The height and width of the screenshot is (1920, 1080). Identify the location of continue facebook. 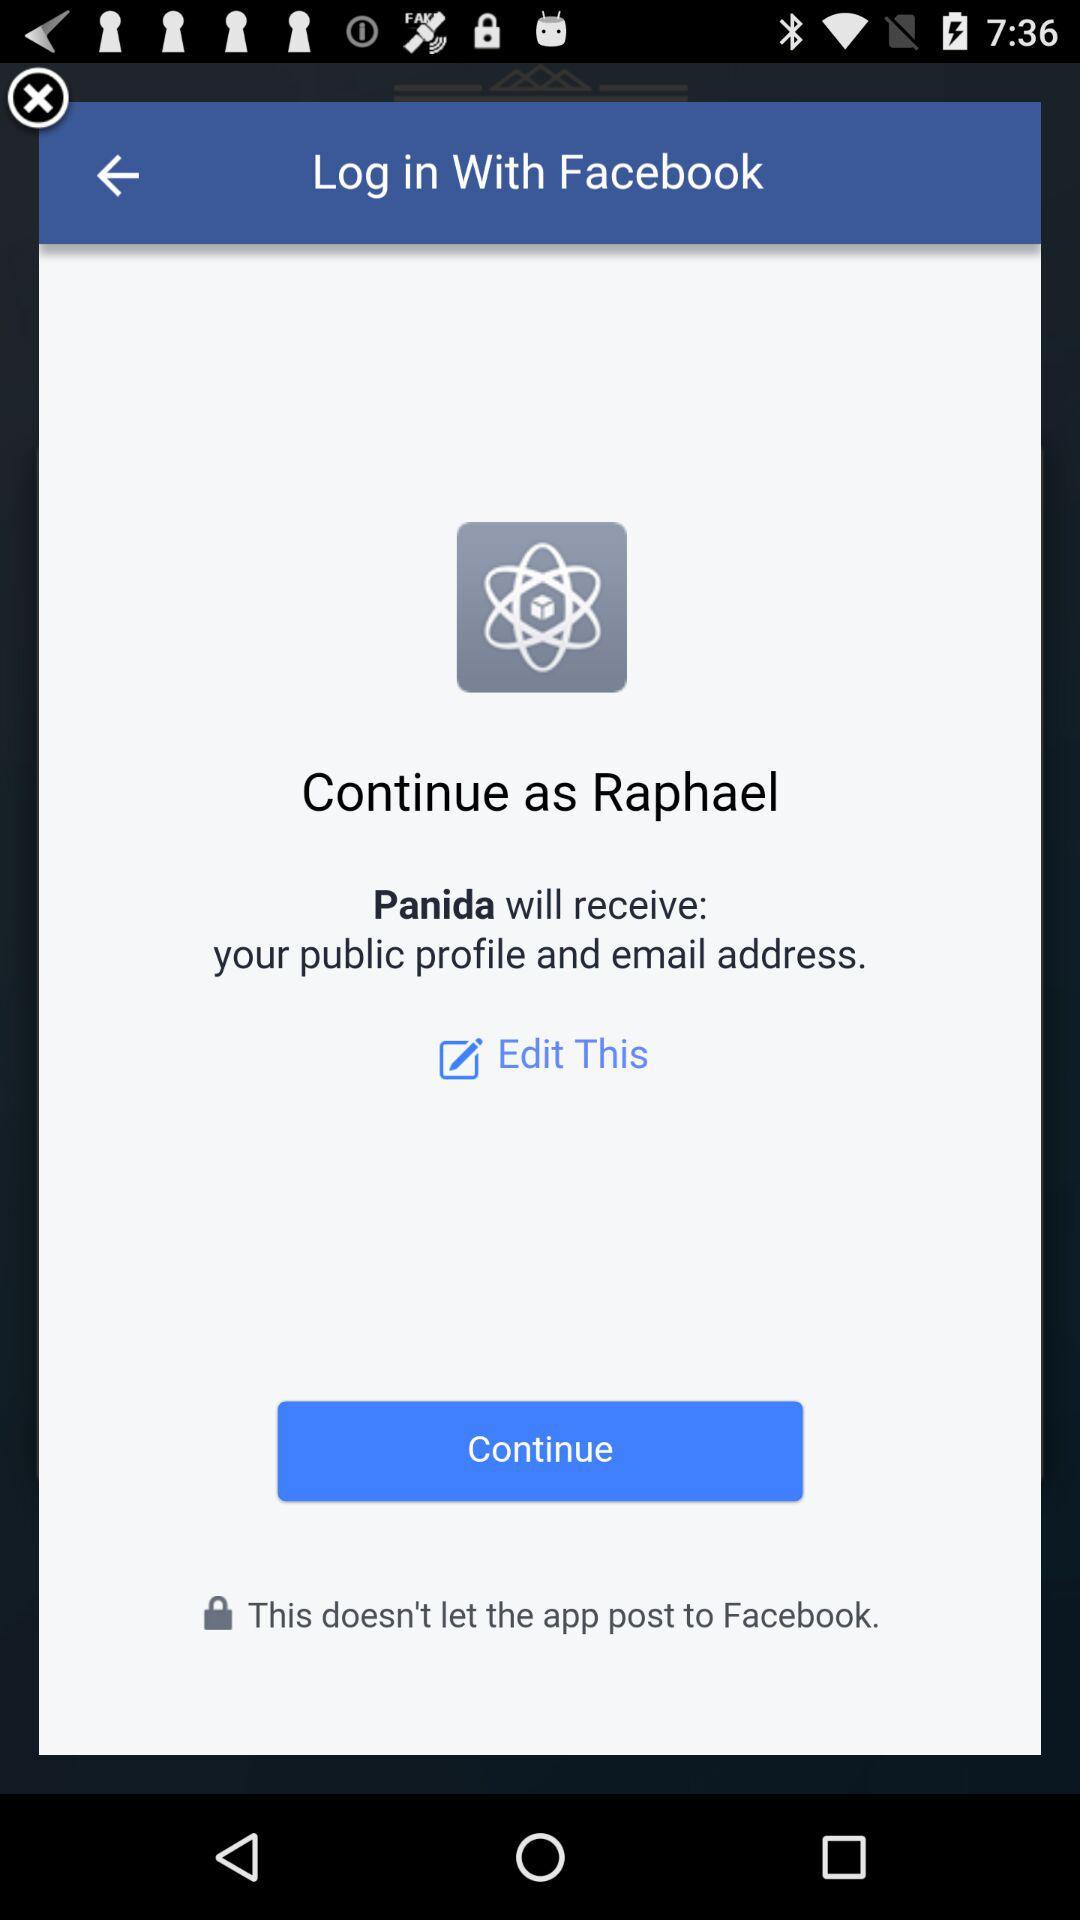
(540, 927).